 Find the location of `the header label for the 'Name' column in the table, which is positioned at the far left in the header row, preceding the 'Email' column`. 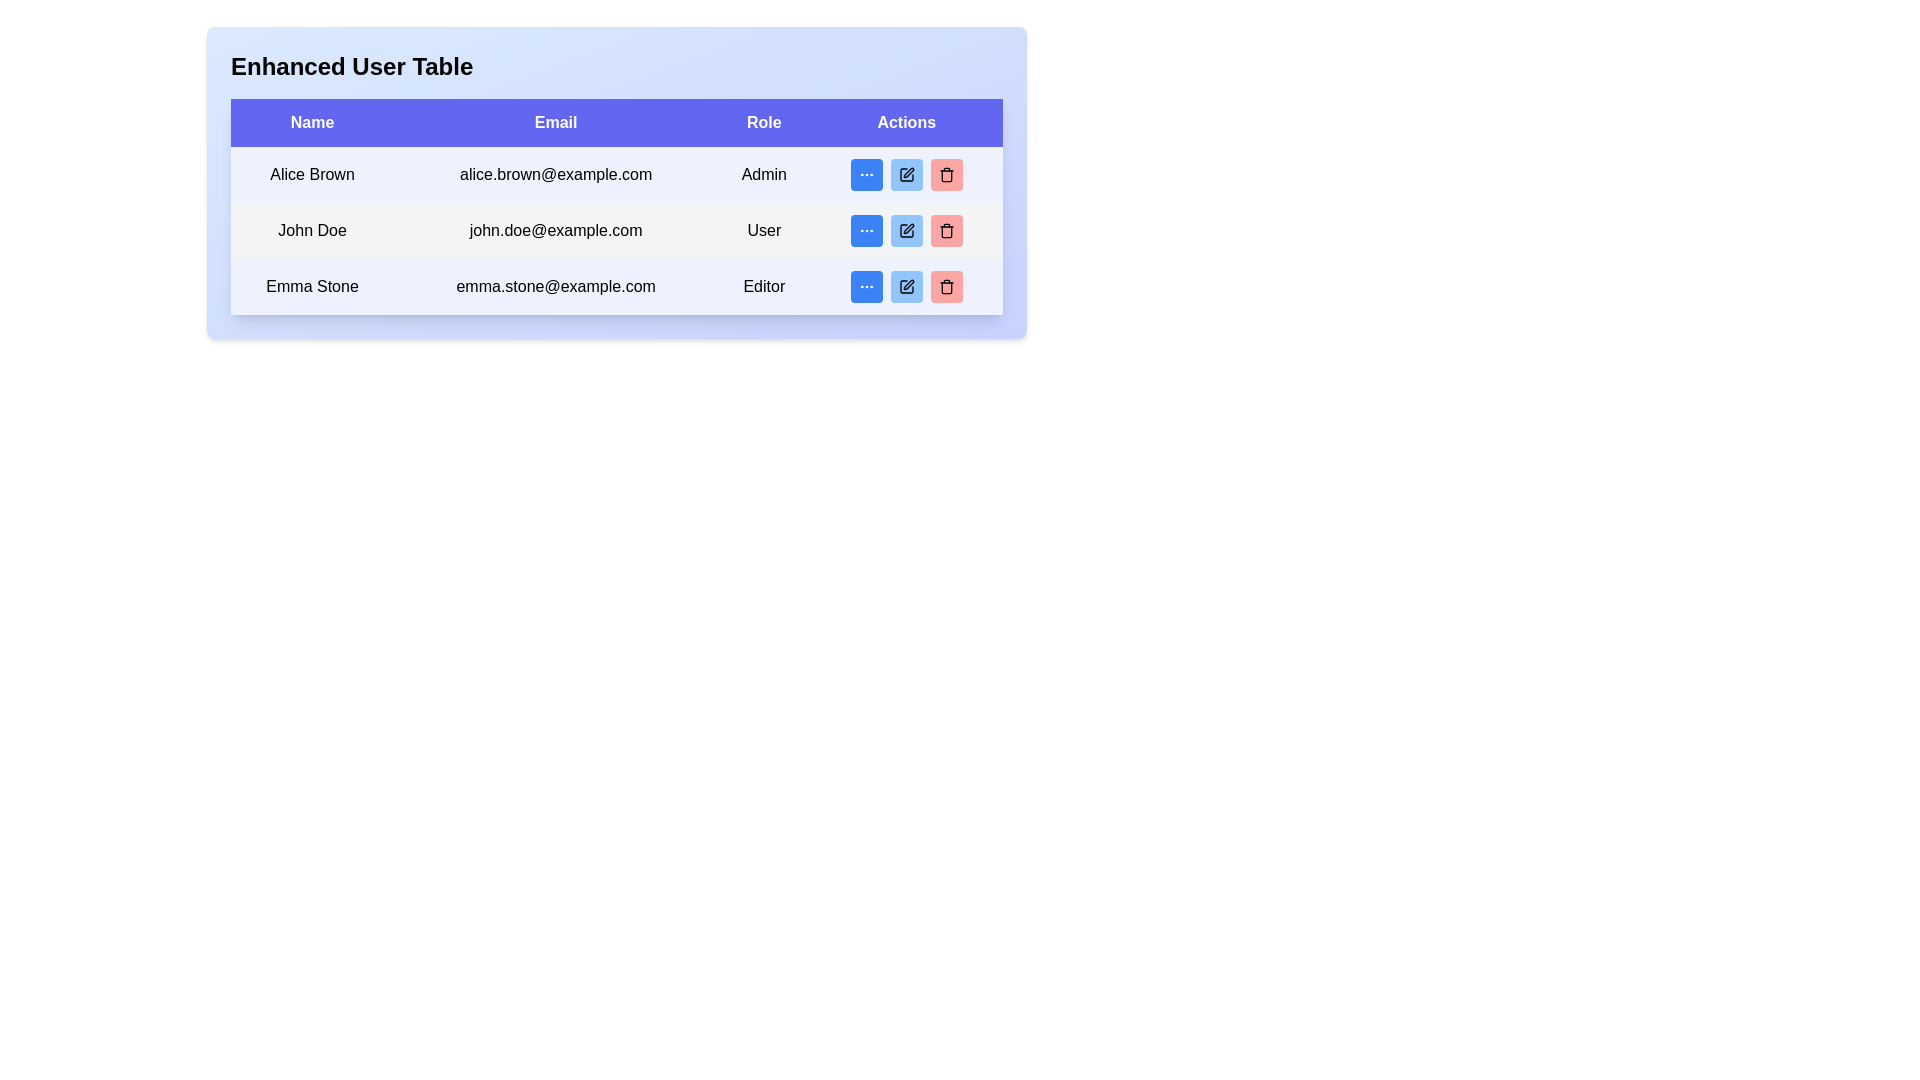

the header label for the 'Name' column in the table, which is positioned at the far left in the header row, preceding the 'Email' column is located at coordinates (311, 123).